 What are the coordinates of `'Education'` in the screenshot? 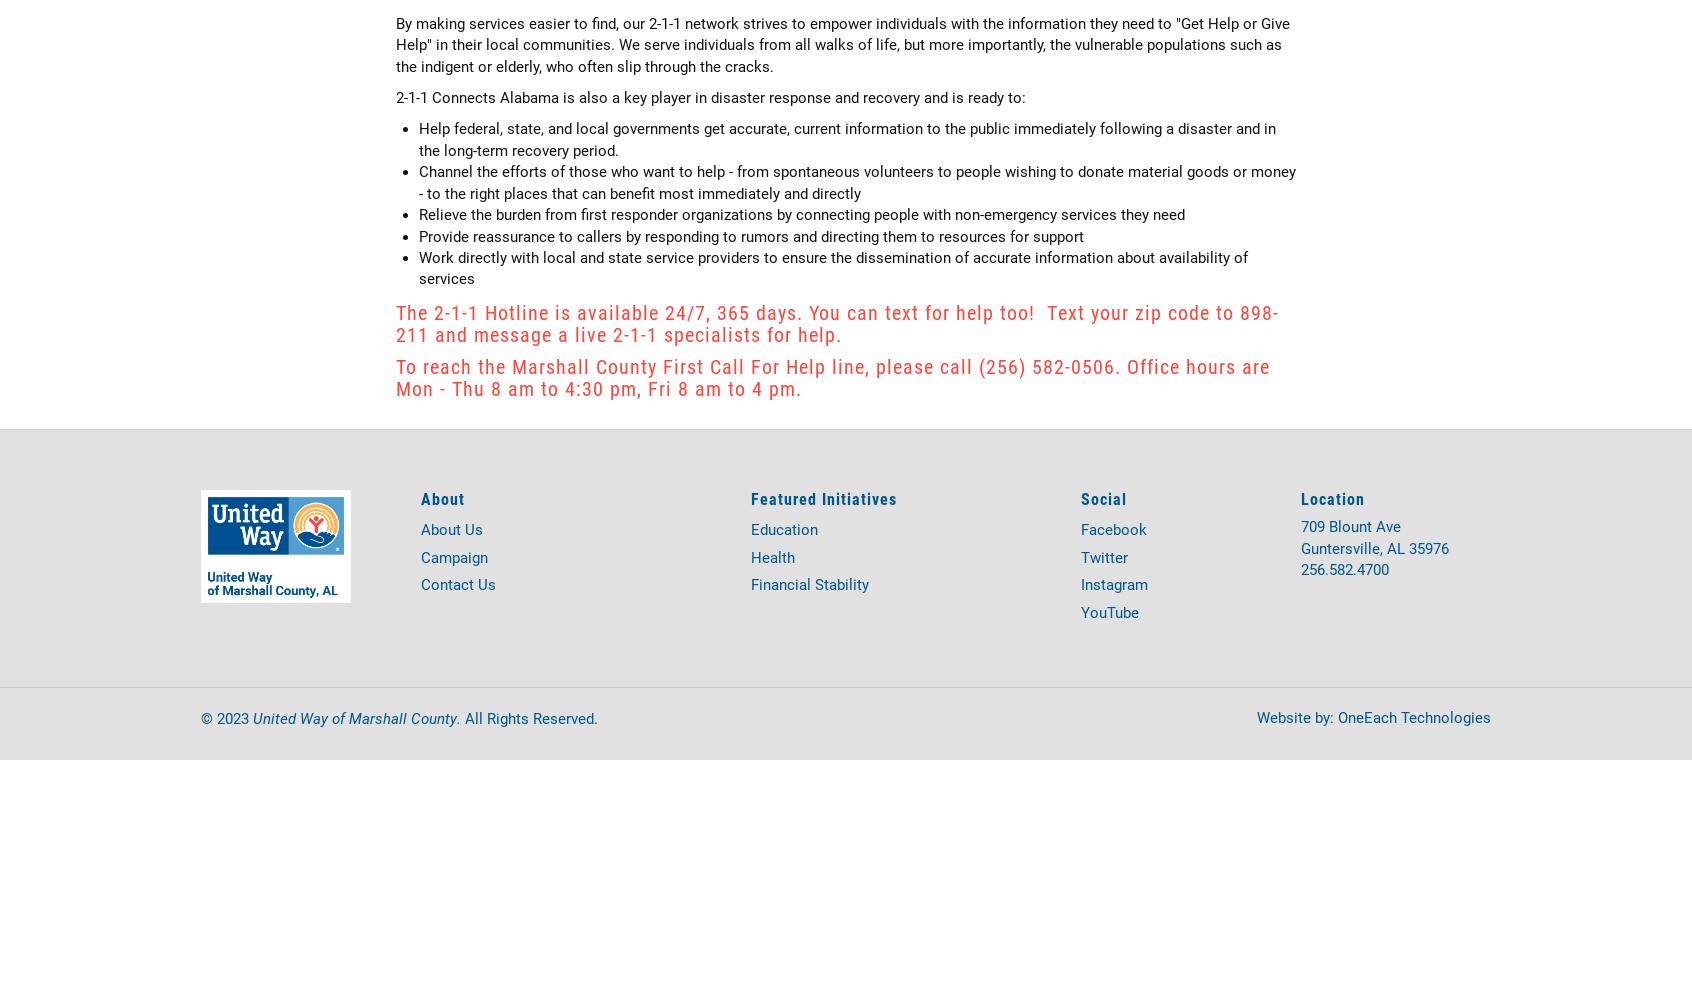 It's located at (784, 530).